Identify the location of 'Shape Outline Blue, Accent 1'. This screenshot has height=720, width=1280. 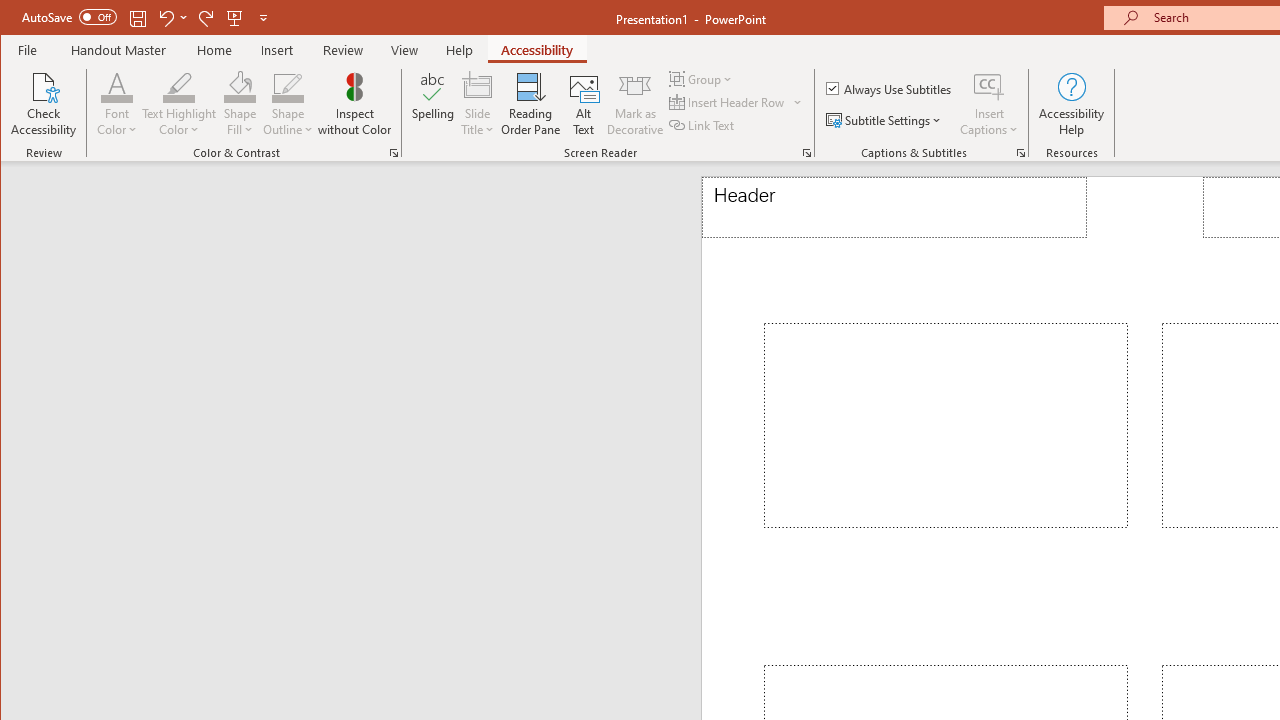
(287, 85).